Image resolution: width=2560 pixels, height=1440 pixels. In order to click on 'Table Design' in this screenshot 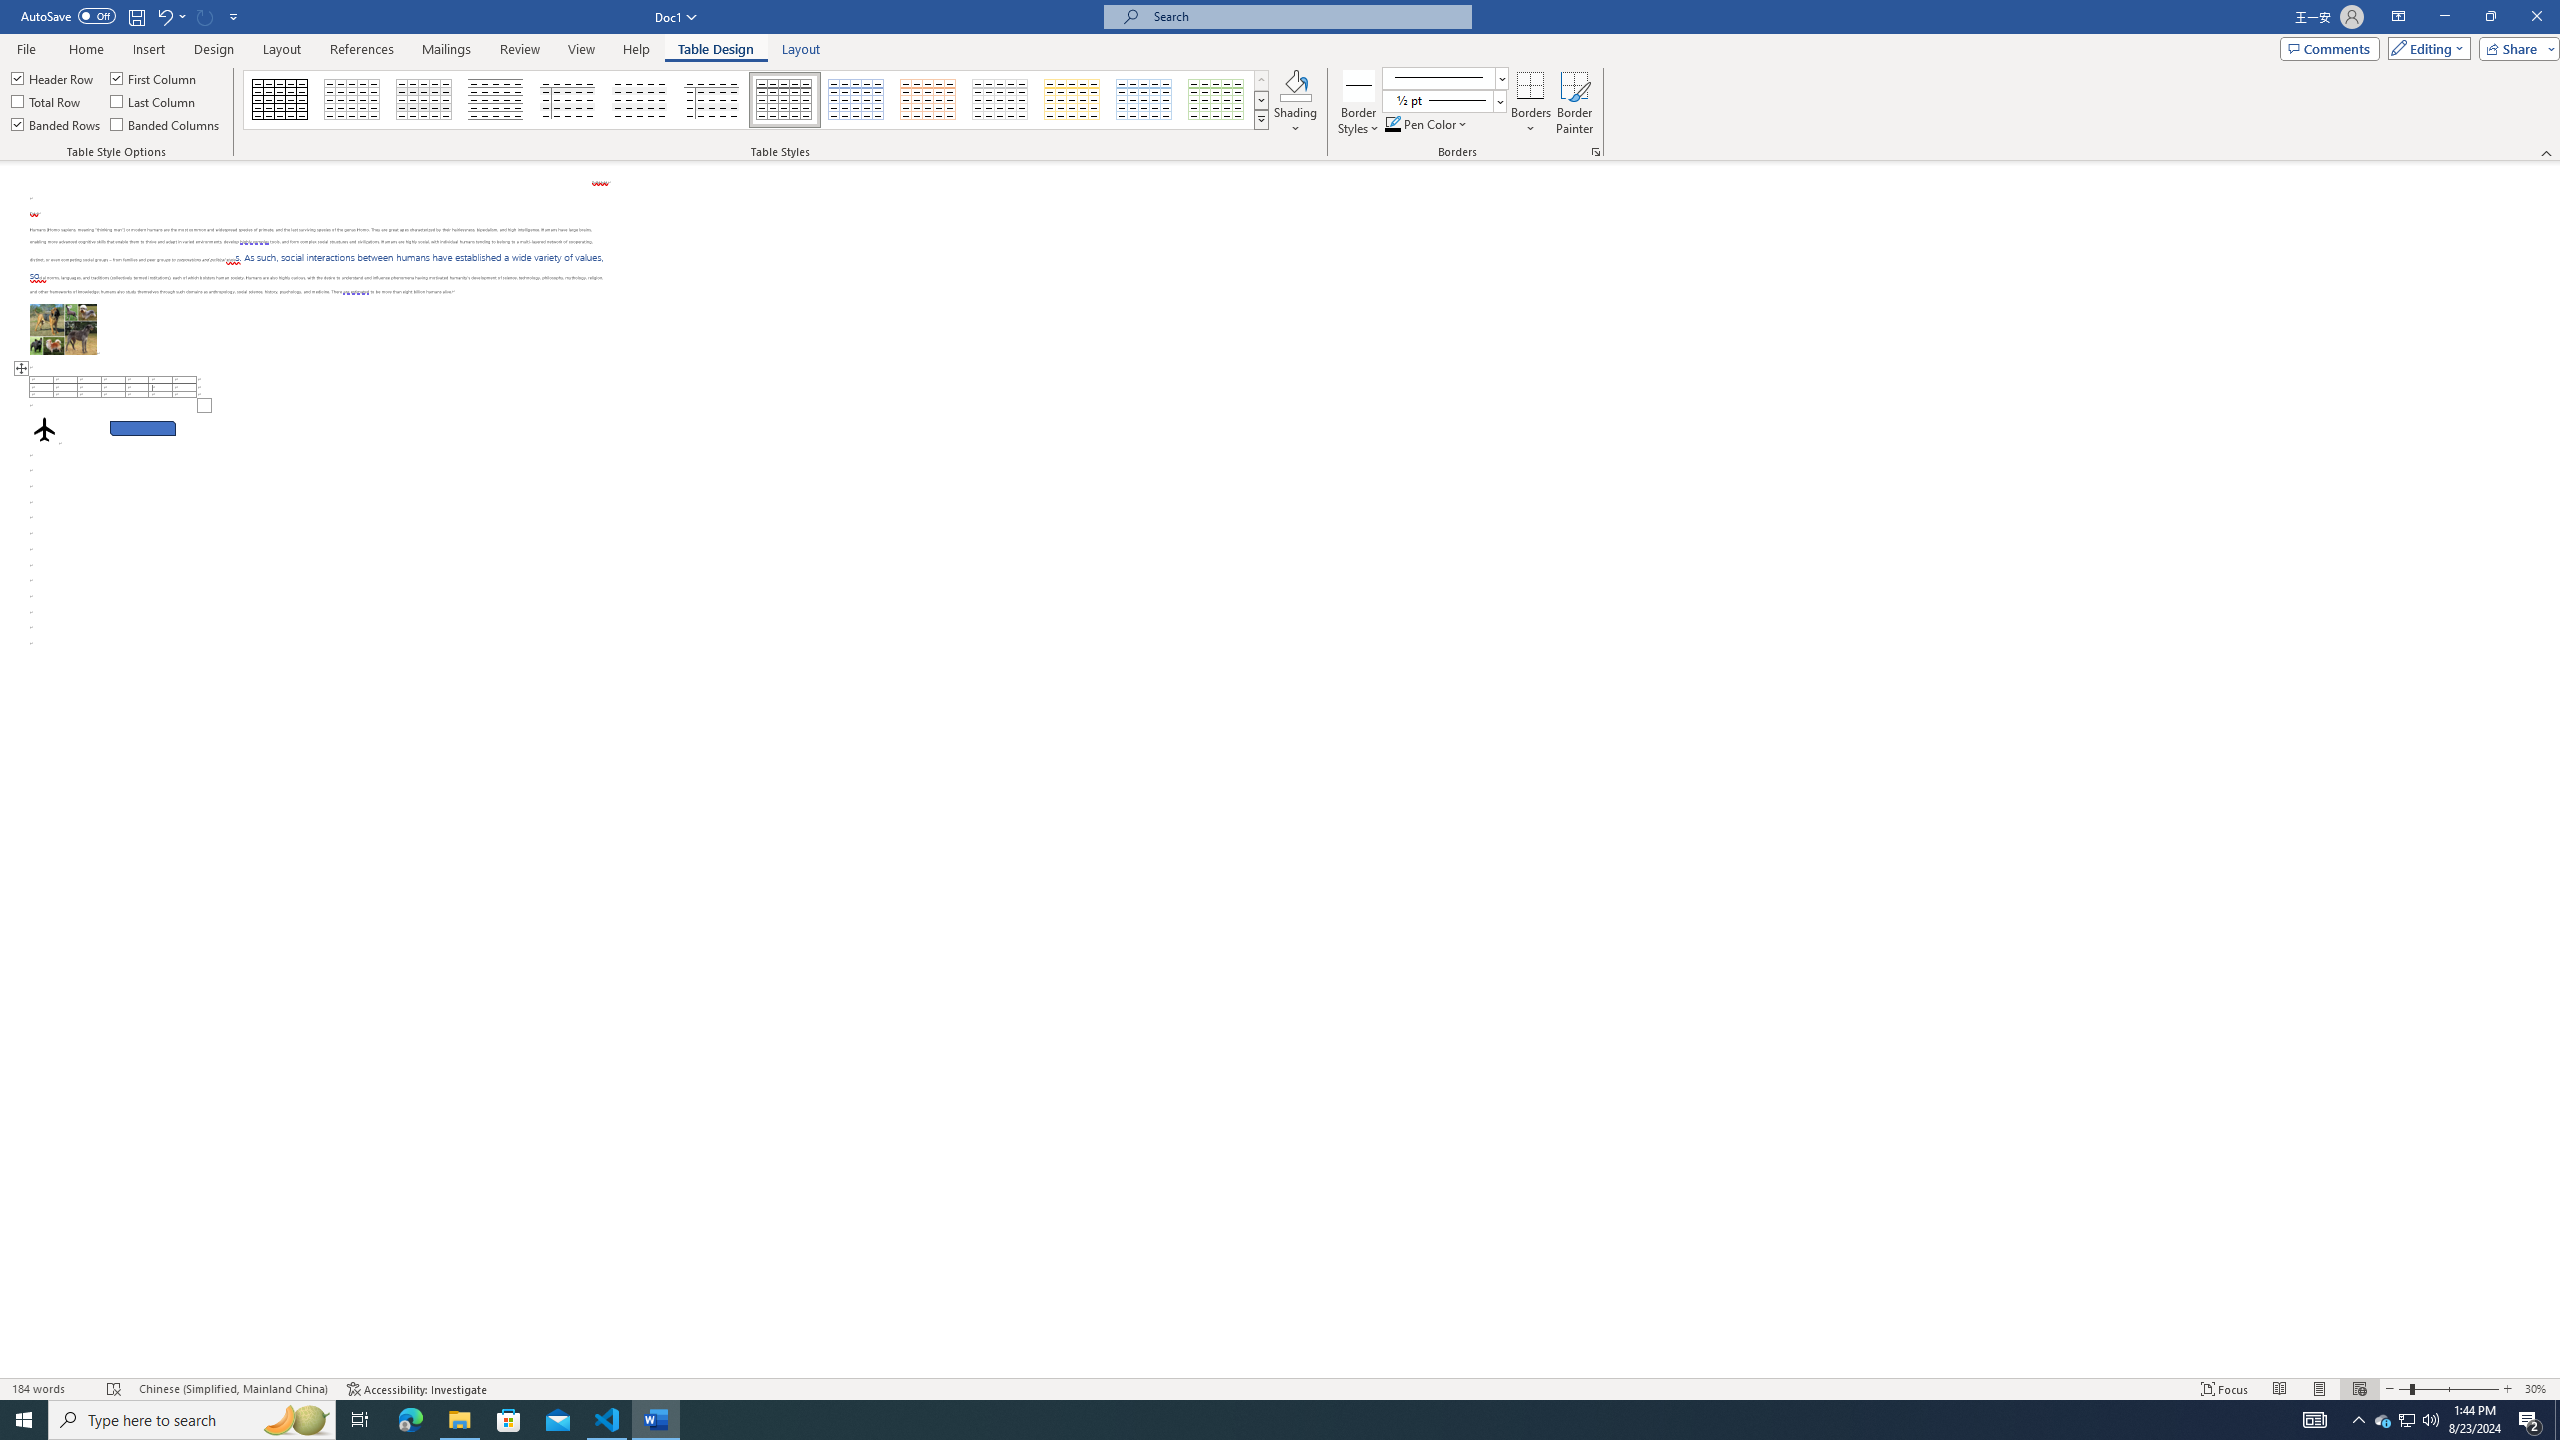, I will do `click(716, 49)`.